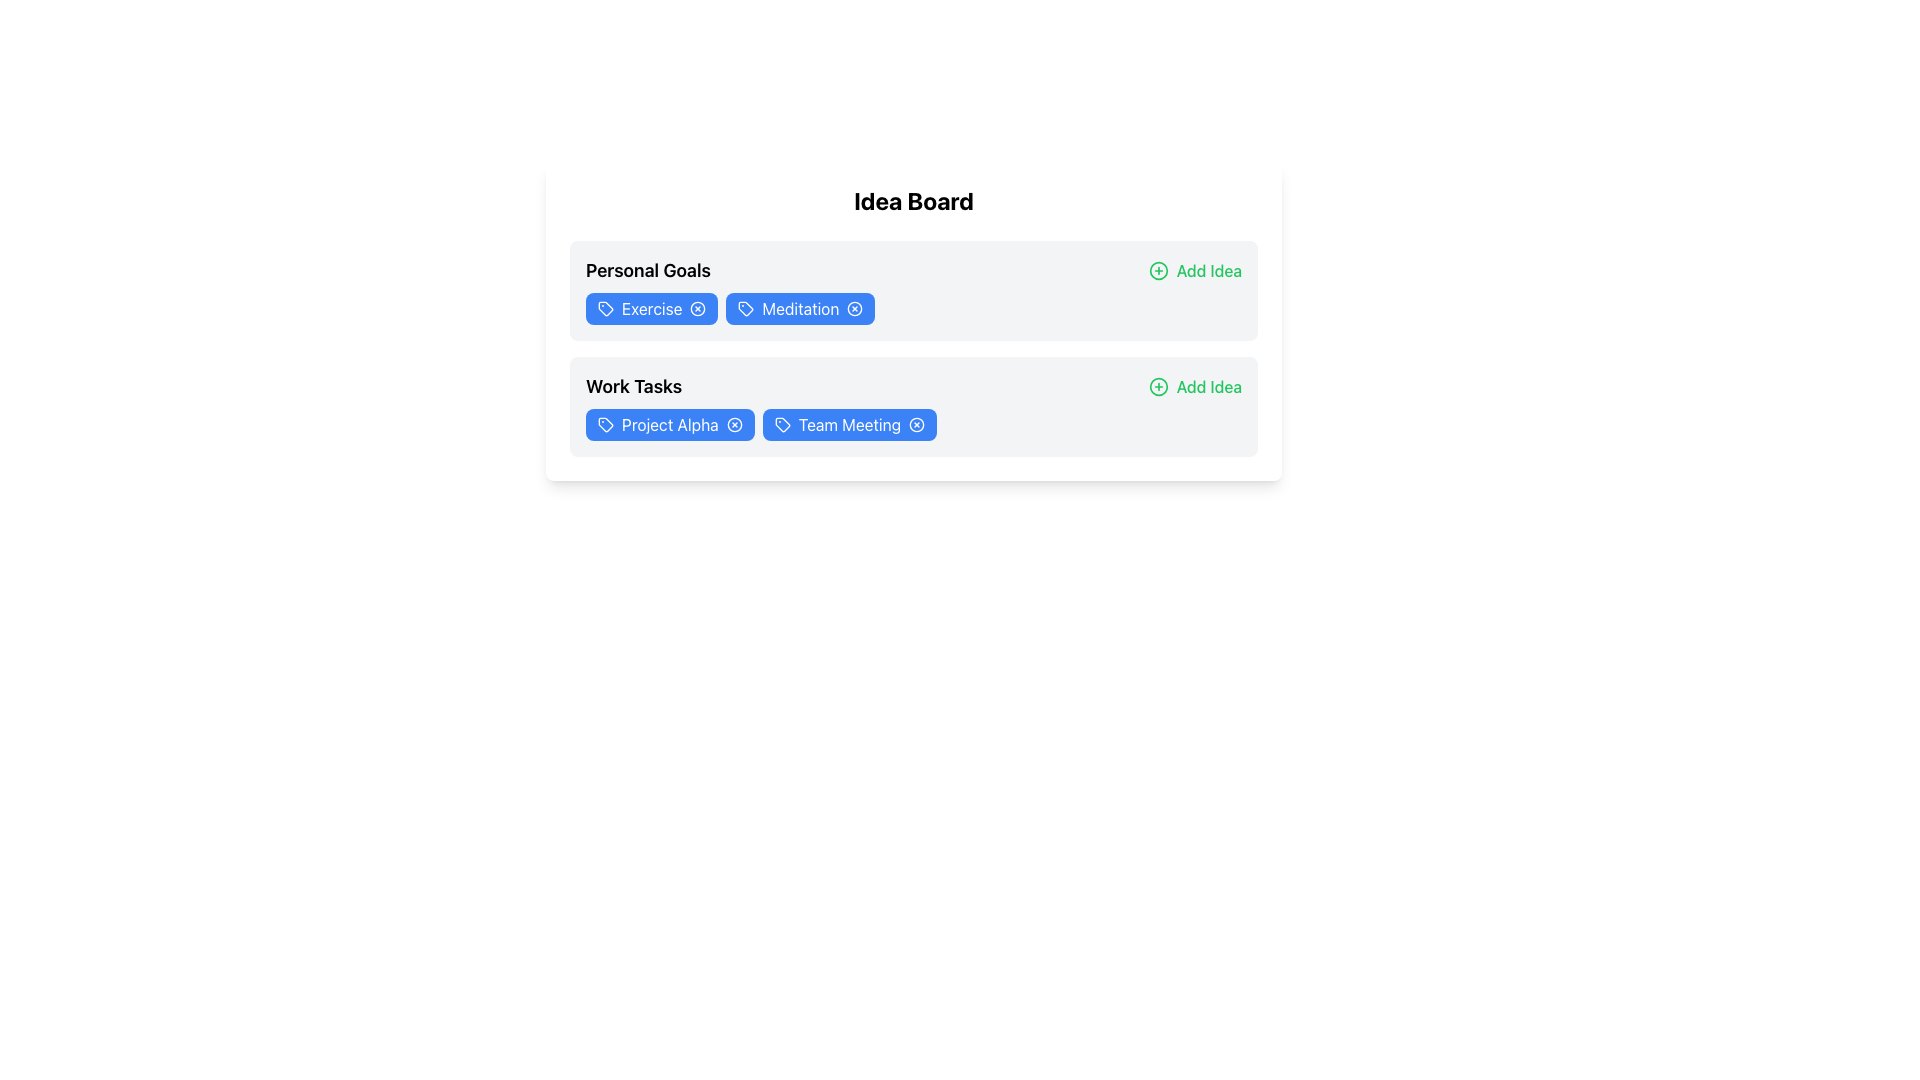 Image resolution: width=1920 pixels, height=1080 pixels. I want to click on the 'Meditation' tag button located to the right of the 'Exercise' button under the 'Personal Goals' header, so click(801, 308).